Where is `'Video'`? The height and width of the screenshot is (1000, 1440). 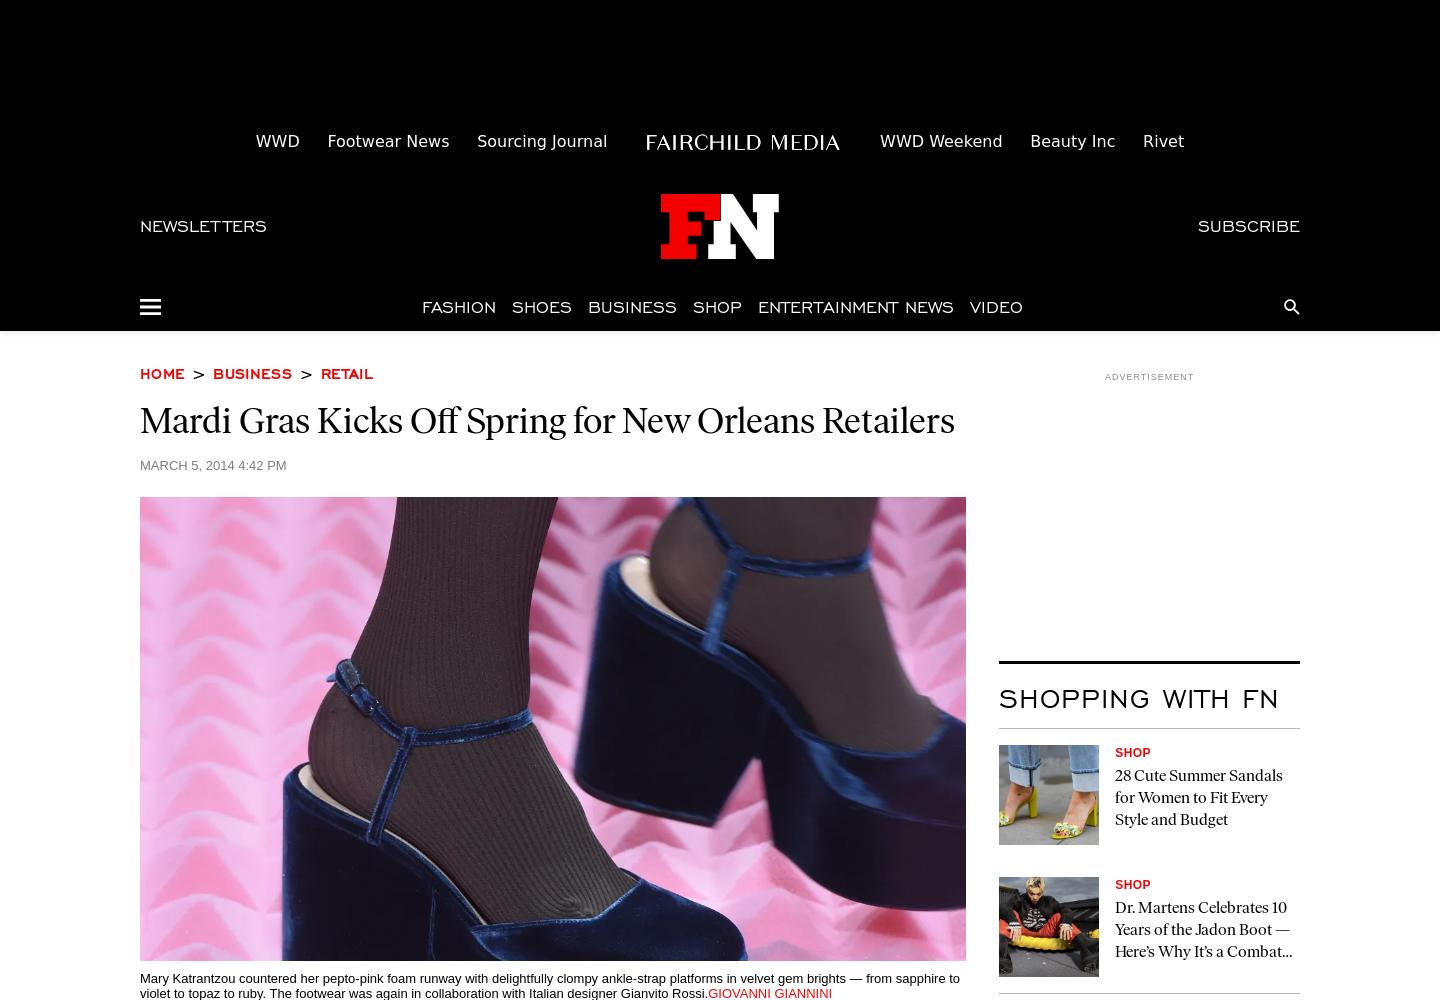 'Video' is located at coordinates (995, 306).